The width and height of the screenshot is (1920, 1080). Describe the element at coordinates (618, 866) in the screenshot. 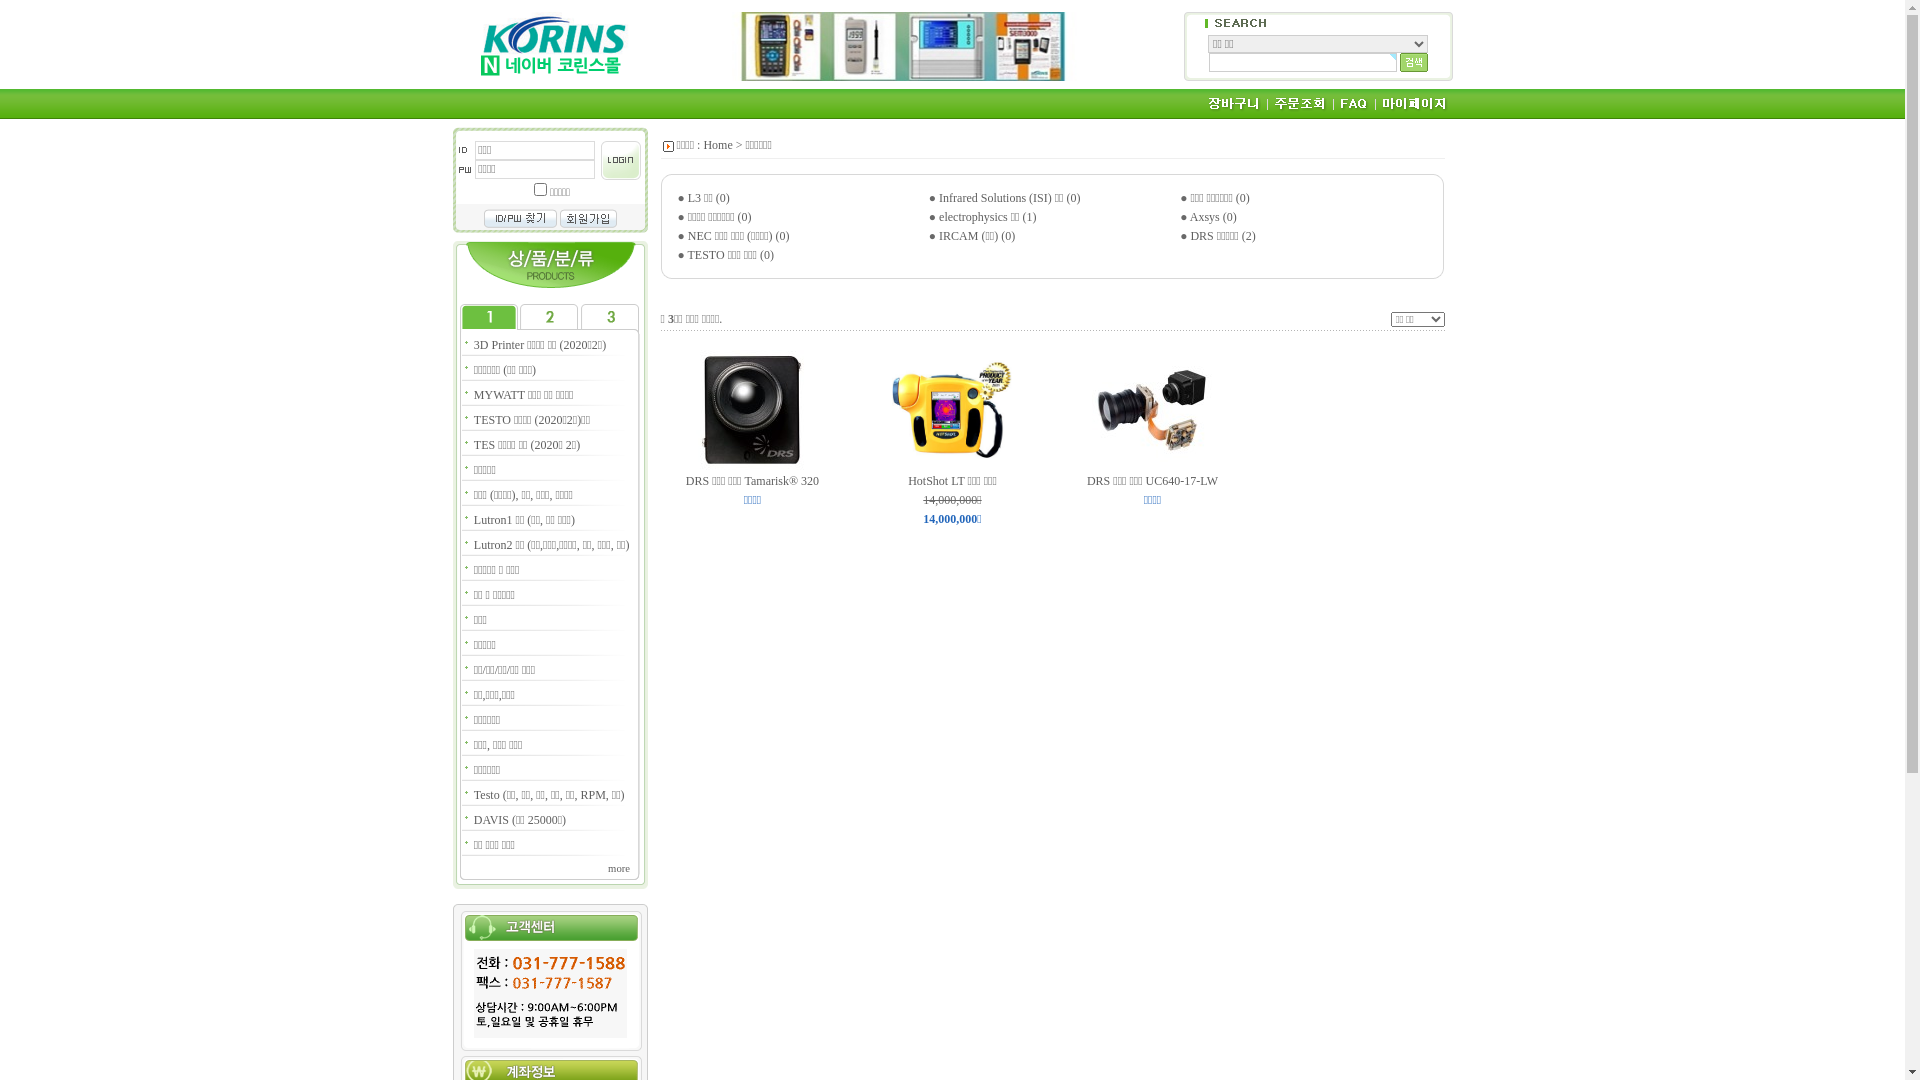

I see `'more'` at that location.